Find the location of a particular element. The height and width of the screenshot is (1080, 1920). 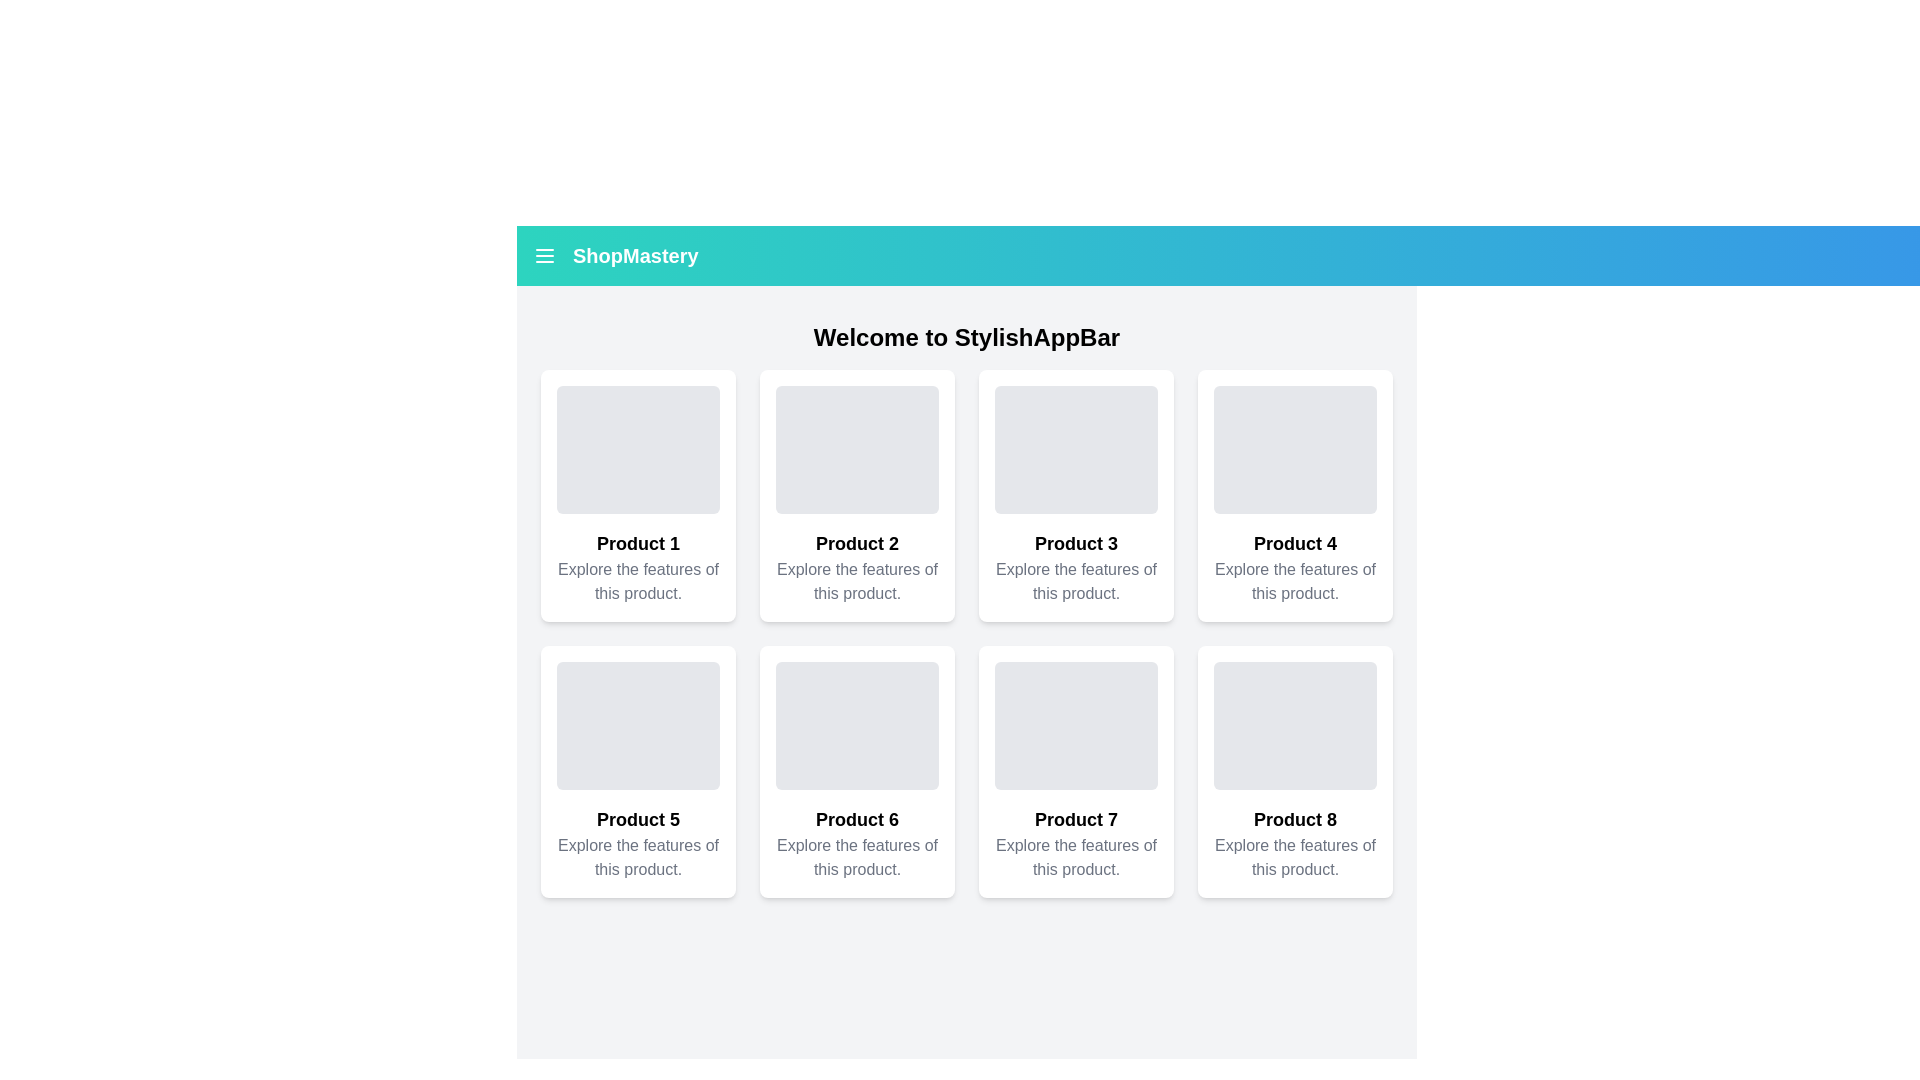

displayed text of the Text label that serves as the title for the product card of 'Product 1', located at the top of the textual content portion within the card is located at coordinates (637, 543).